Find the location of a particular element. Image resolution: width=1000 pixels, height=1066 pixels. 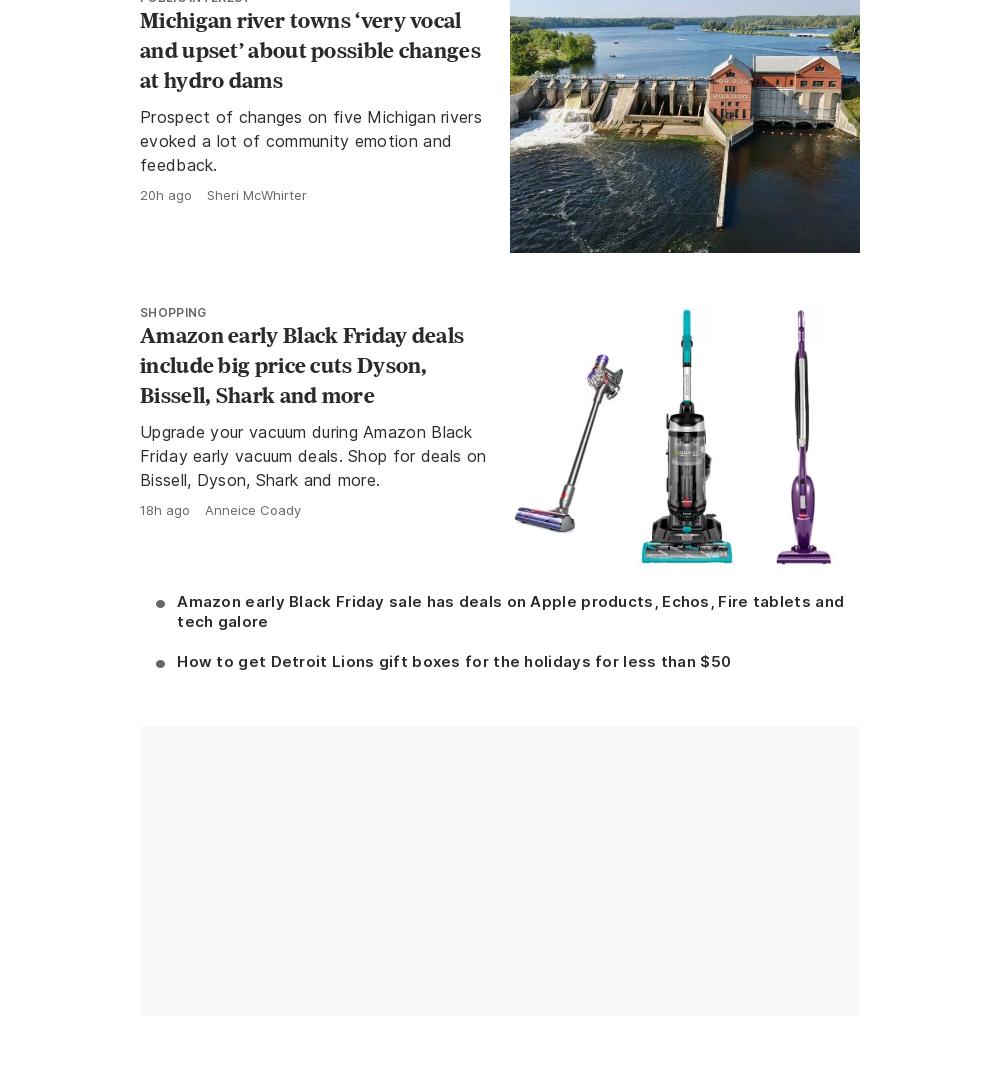

'Michigan river towns ‘very vocal and upset’ about possible changes at hydro dams' is located at coordinates (310, 48).